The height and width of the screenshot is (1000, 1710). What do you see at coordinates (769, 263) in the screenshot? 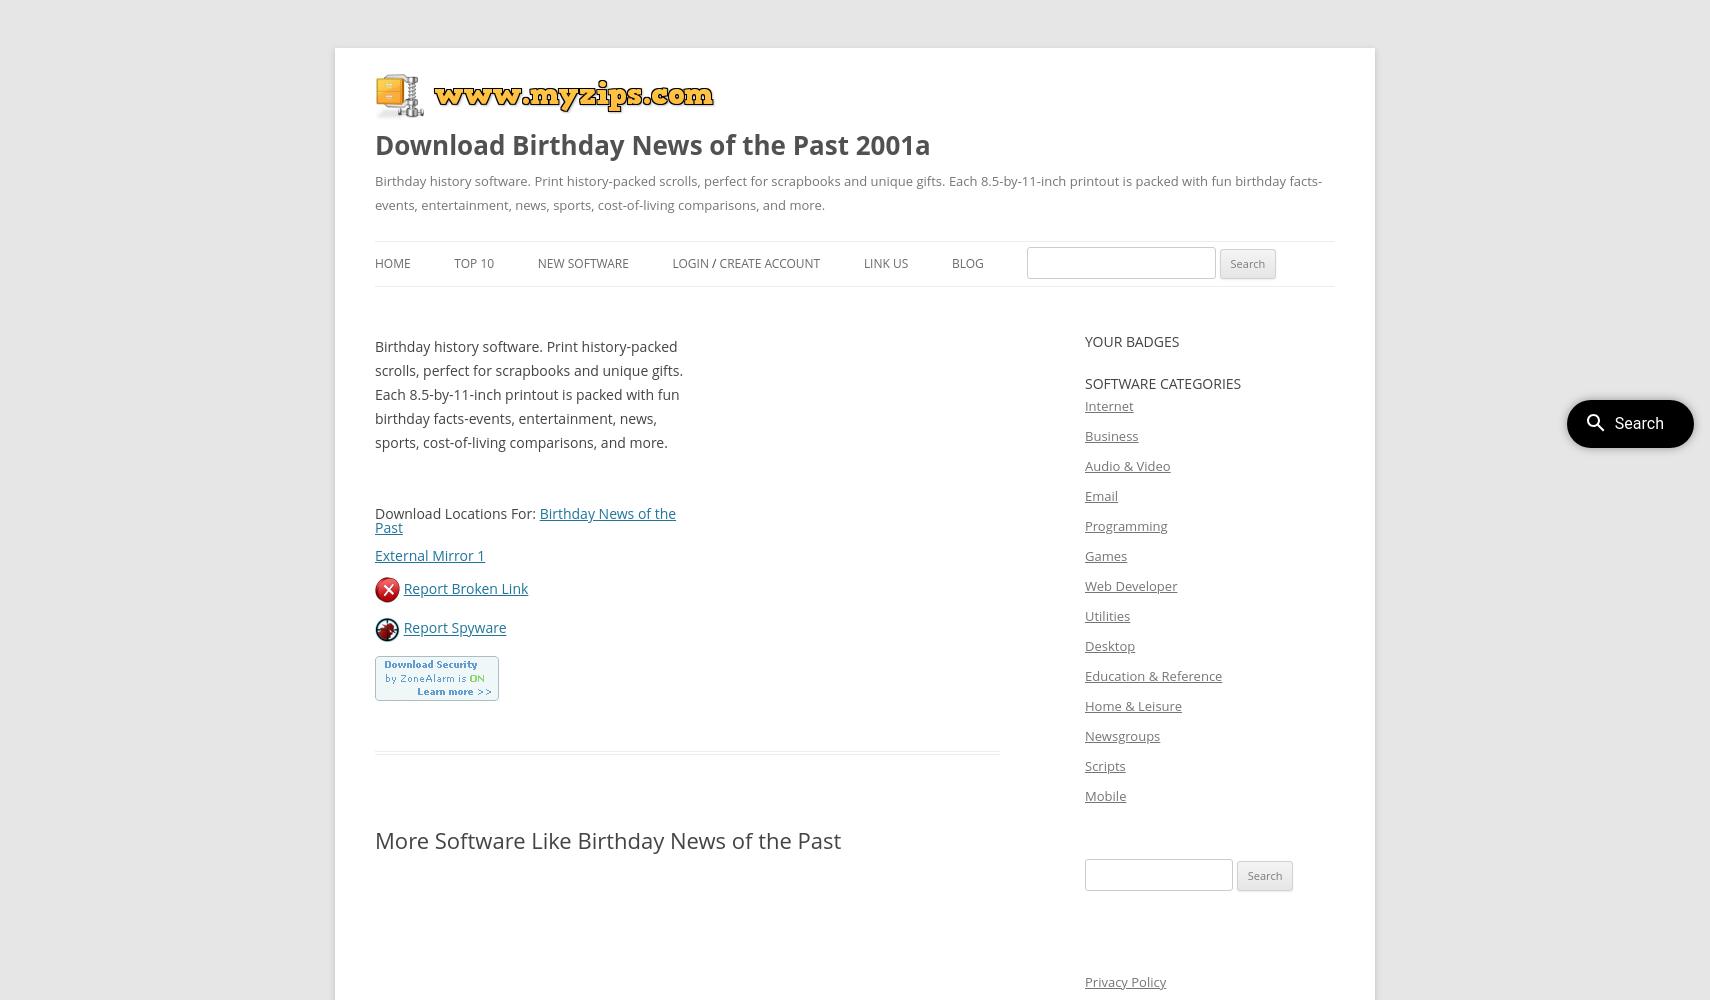
I see `'Create Account'` at bounding box center [769, 263].